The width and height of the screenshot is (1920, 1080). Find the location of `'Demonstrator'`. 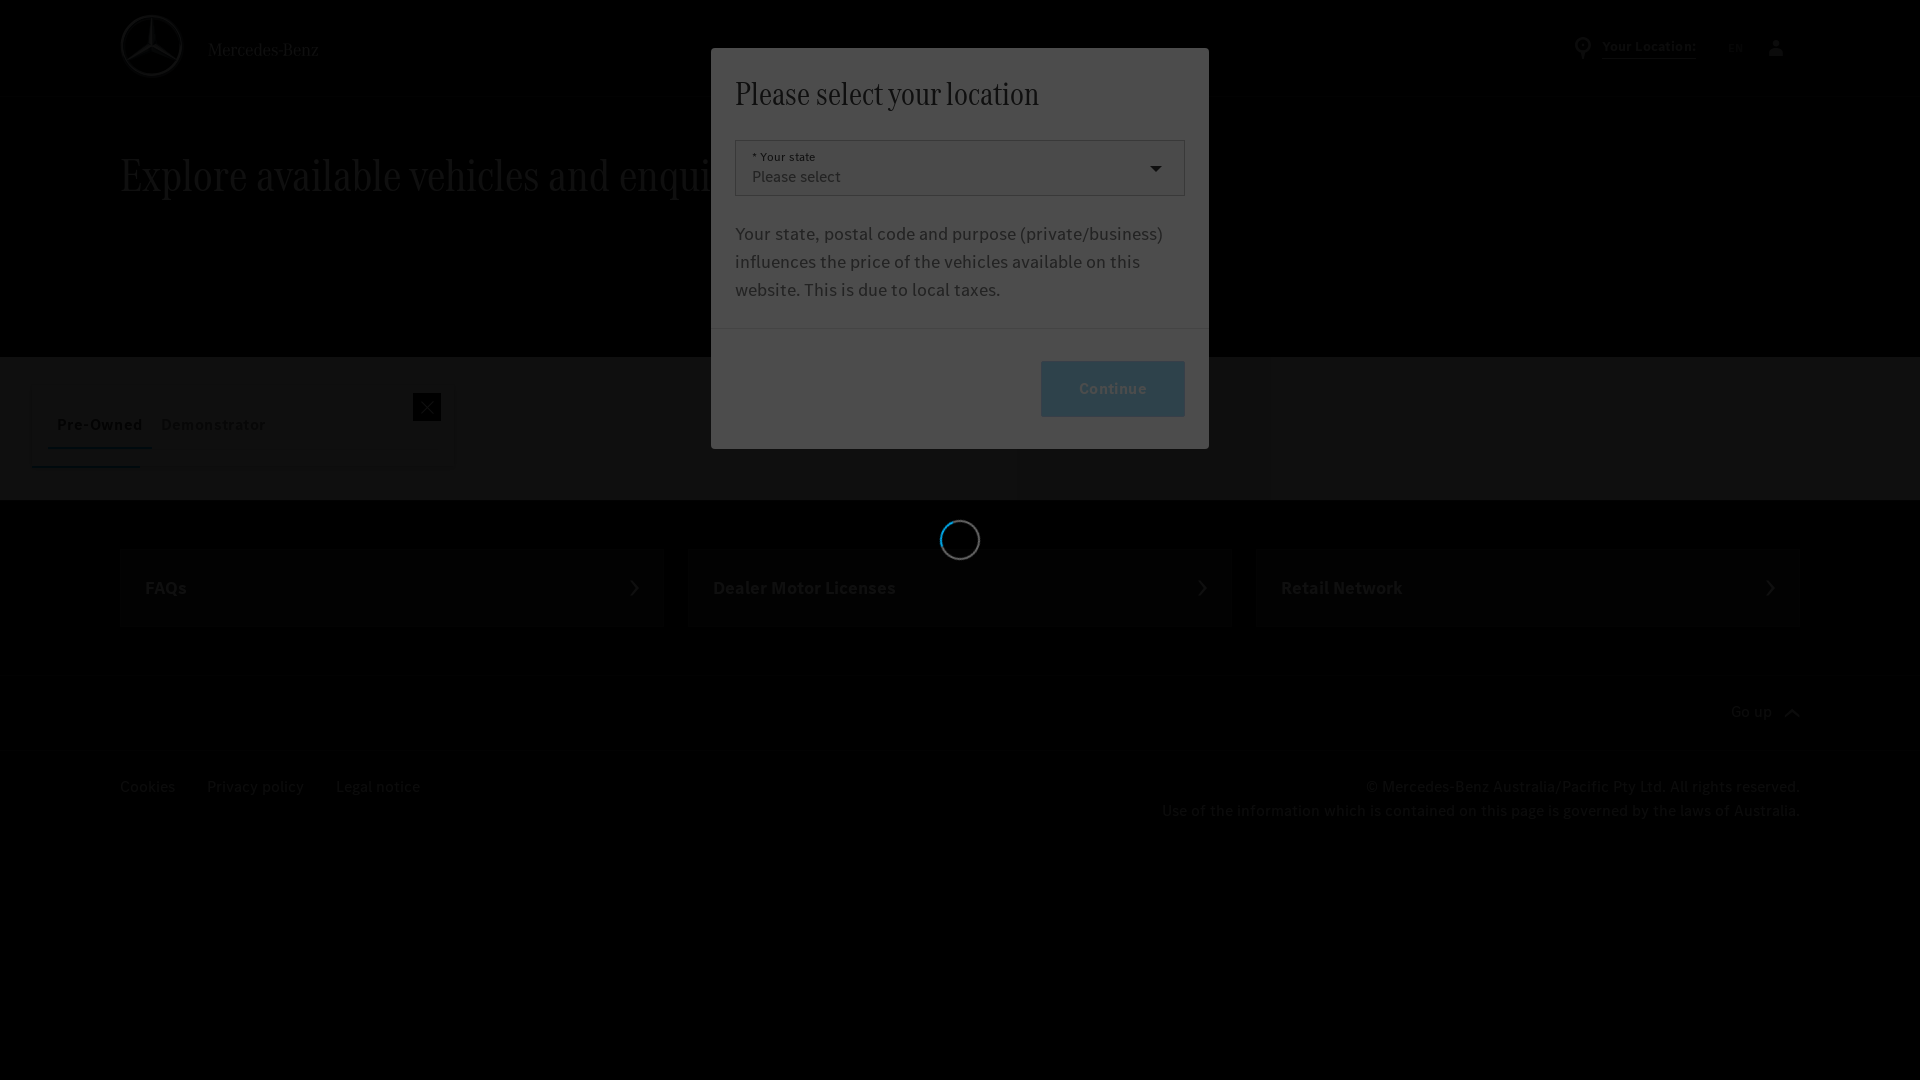

'Demonstrator' is located at coordinates (213, 423).